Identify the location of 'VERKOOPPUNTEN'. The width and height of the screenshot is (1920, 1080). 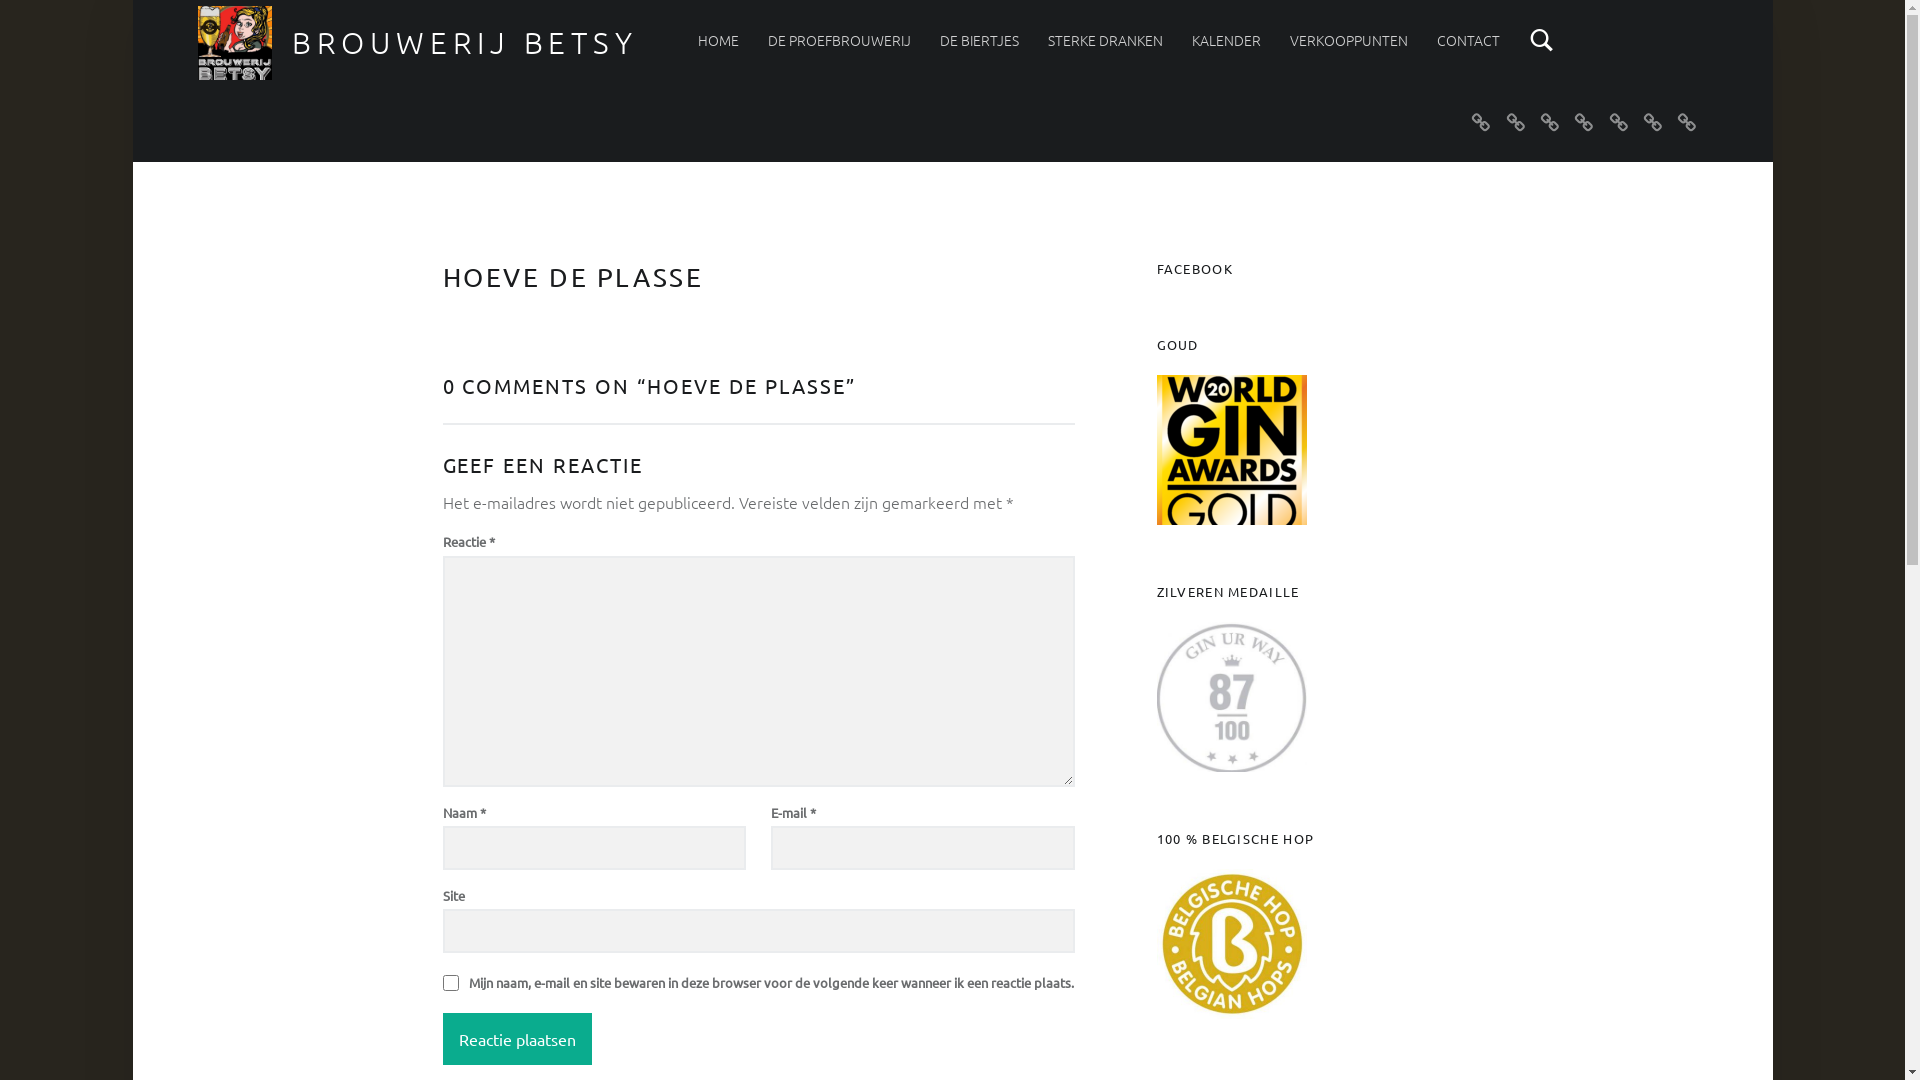
(1348, 39).